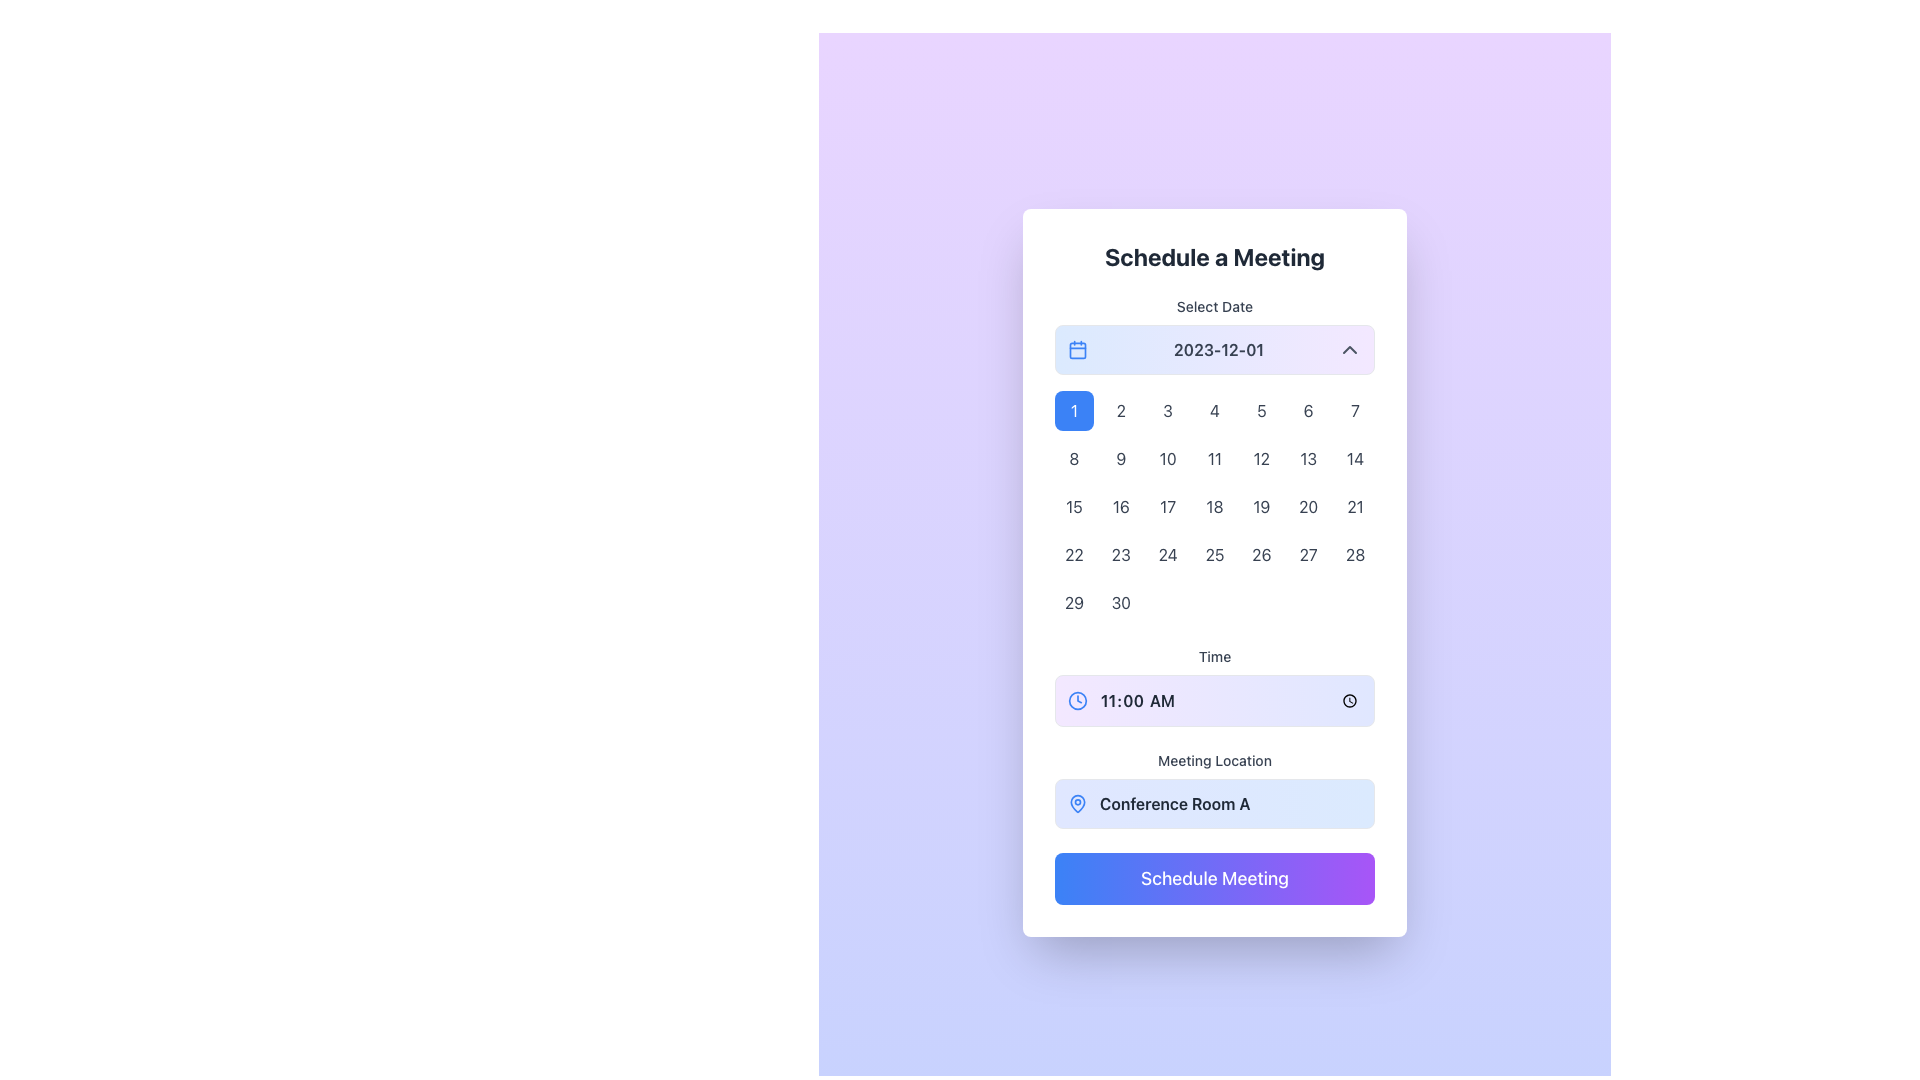 The image size is (1920, 1080). Describe the element at coordinates (1168, 459) in the screenshot. I see `the rectangular button labeled '10' with a light gray background` at that location.